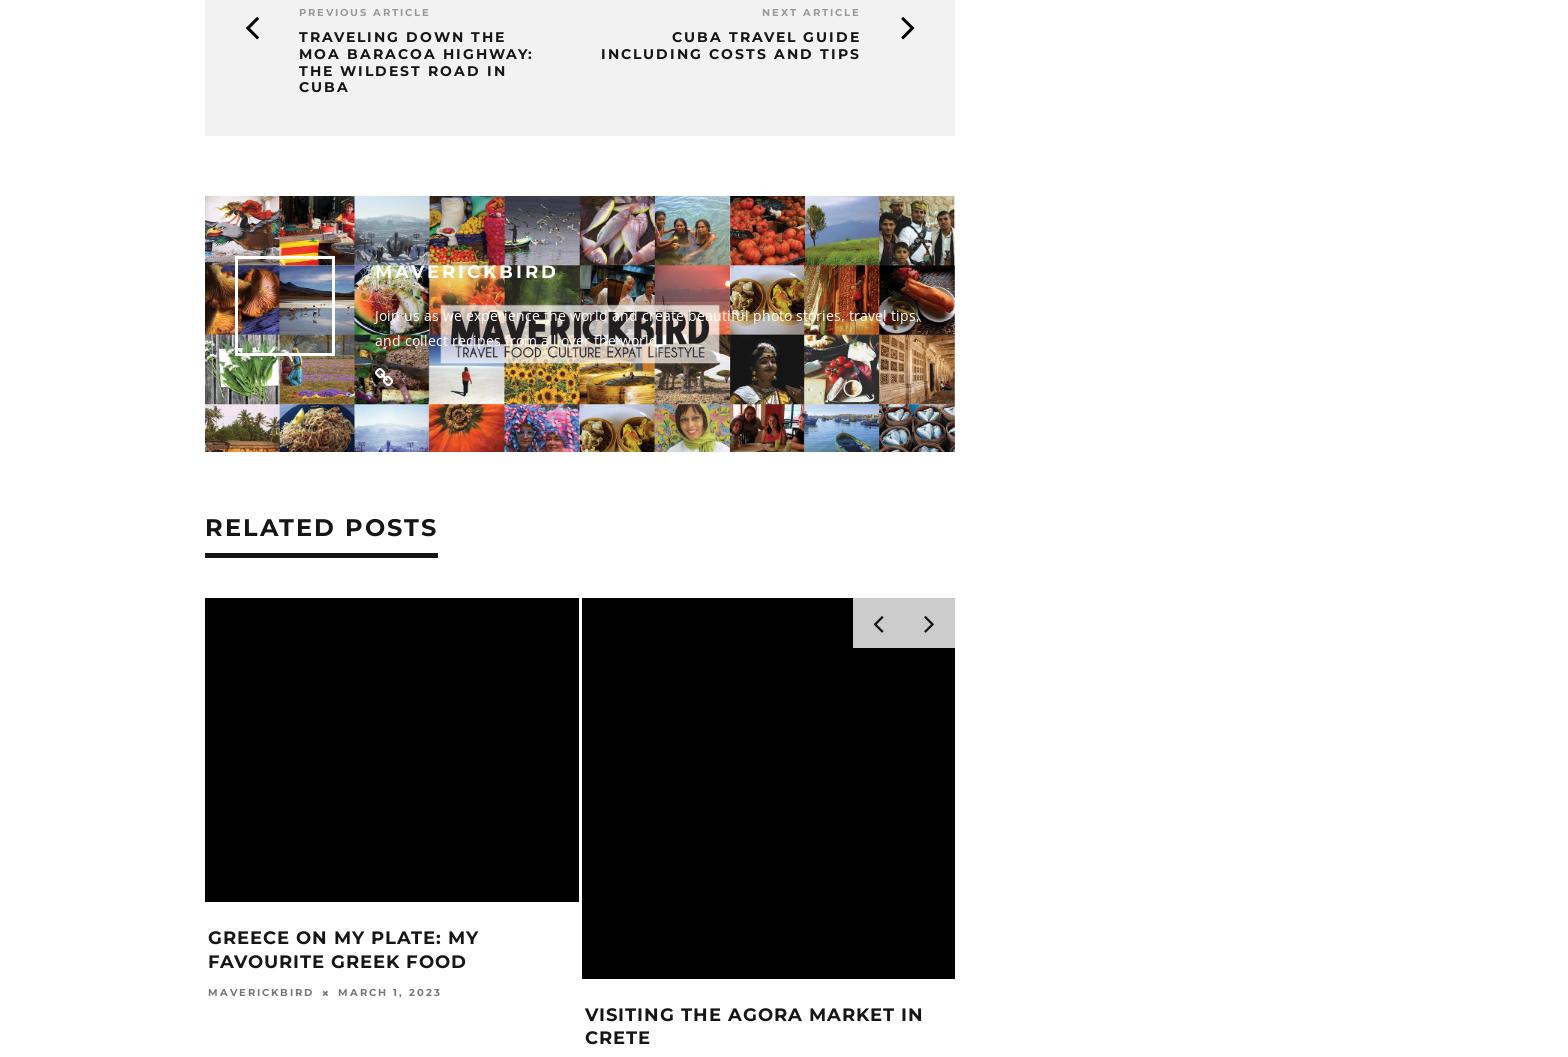 The image size is (1568, 1057). Describe the element at coordinates (1085, 957) in the screenshot. I see `'Greece on my plate: my favourite Greek food'` at that location.